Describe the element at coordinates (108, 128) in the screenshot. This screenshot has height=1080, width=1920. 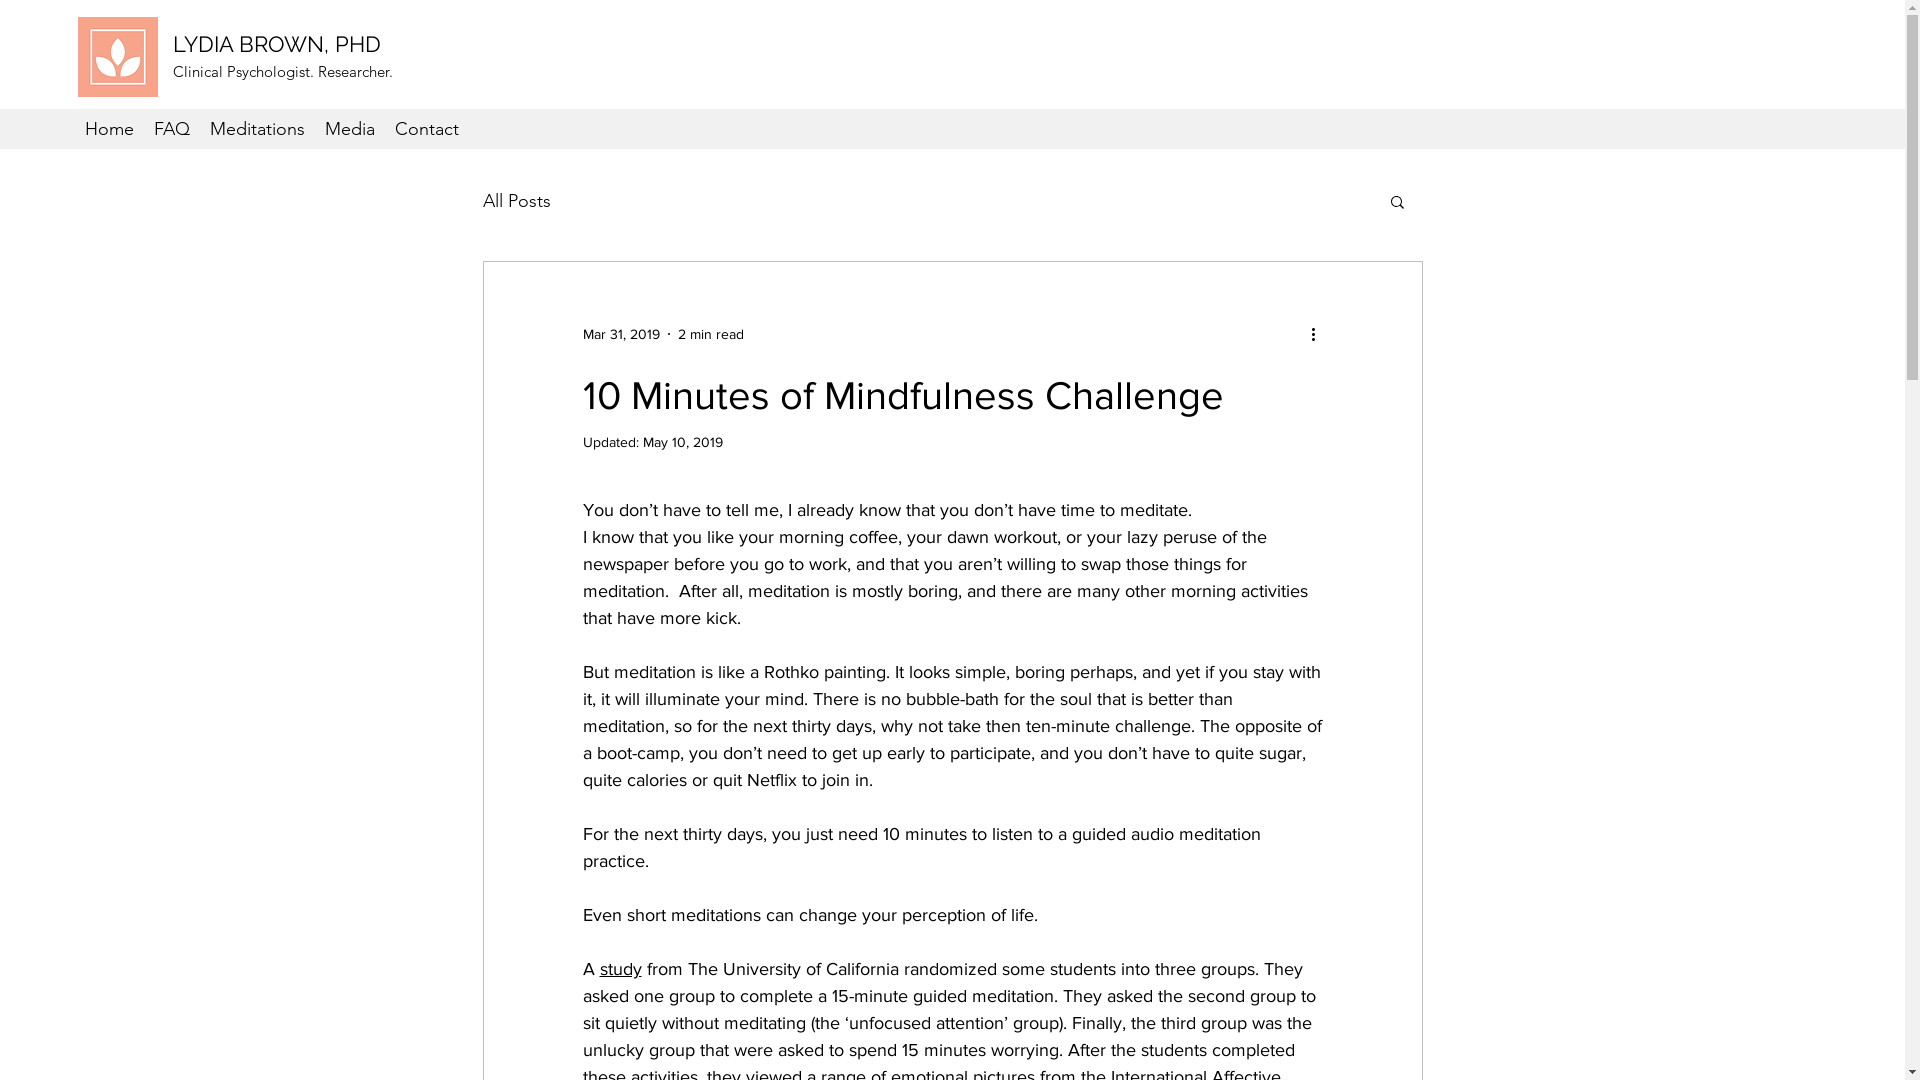
I see `'Home'` at that location.